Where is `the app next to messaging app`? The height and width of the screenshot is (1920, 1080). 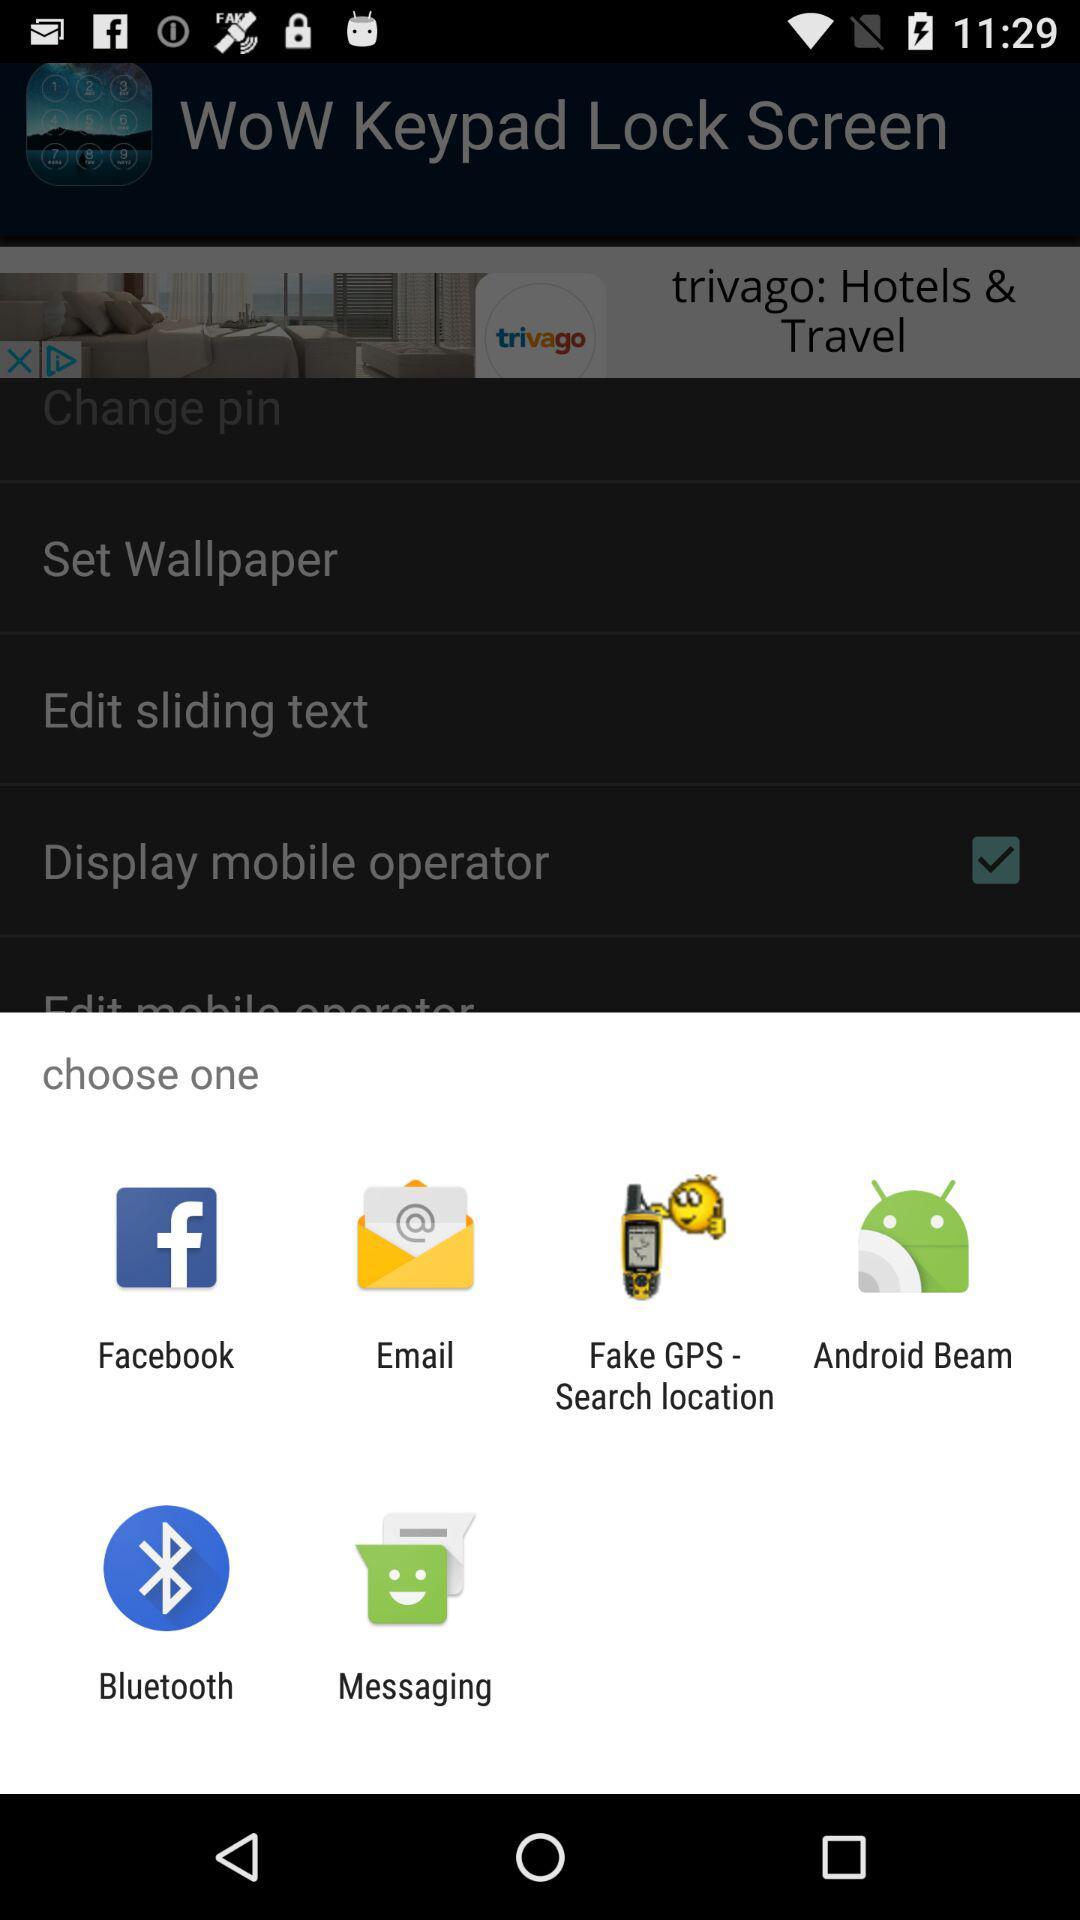
the app next to messaging app is located at coordinates (165, 1705).